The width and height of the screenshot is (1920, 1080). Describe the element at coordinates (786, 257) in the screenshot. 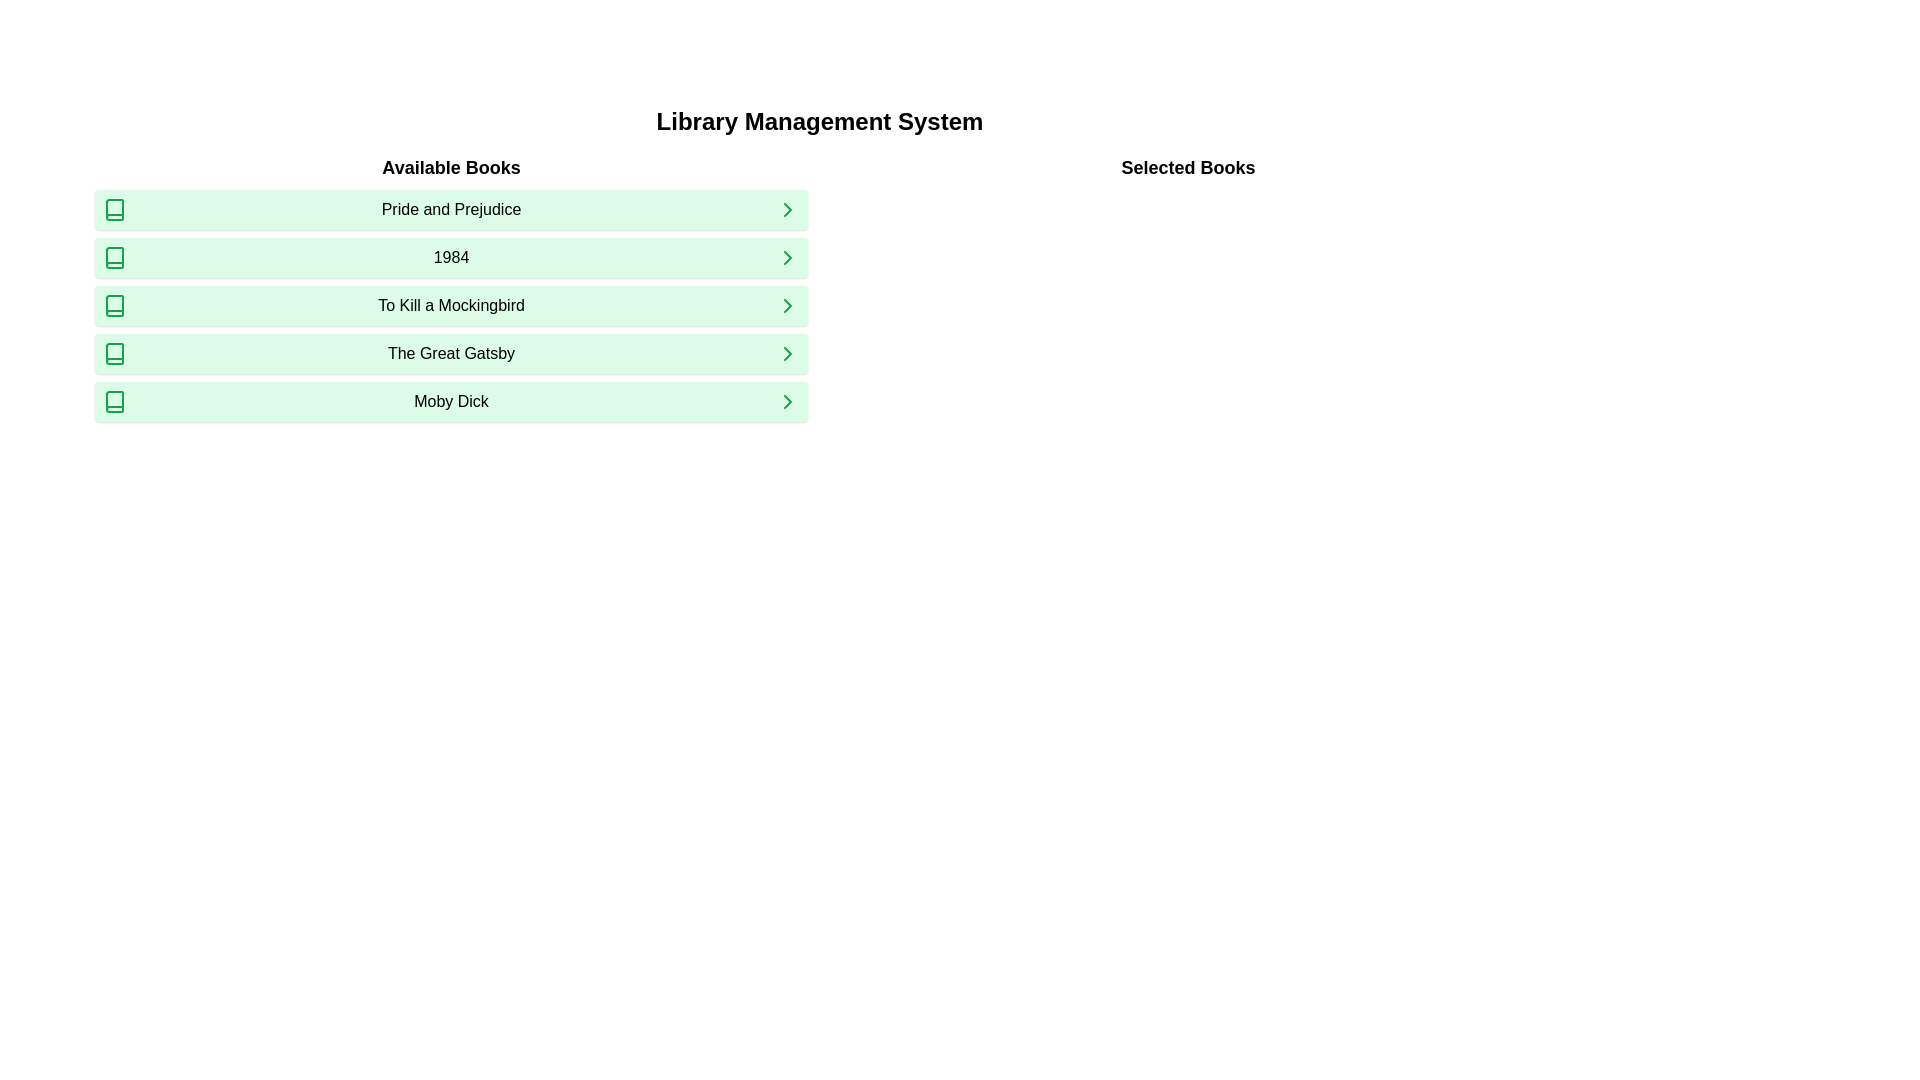

I see `the rightward-pointing green chevron icon located at the far-right side of the row labeled '1984' to trigger the hover effect` at that location.